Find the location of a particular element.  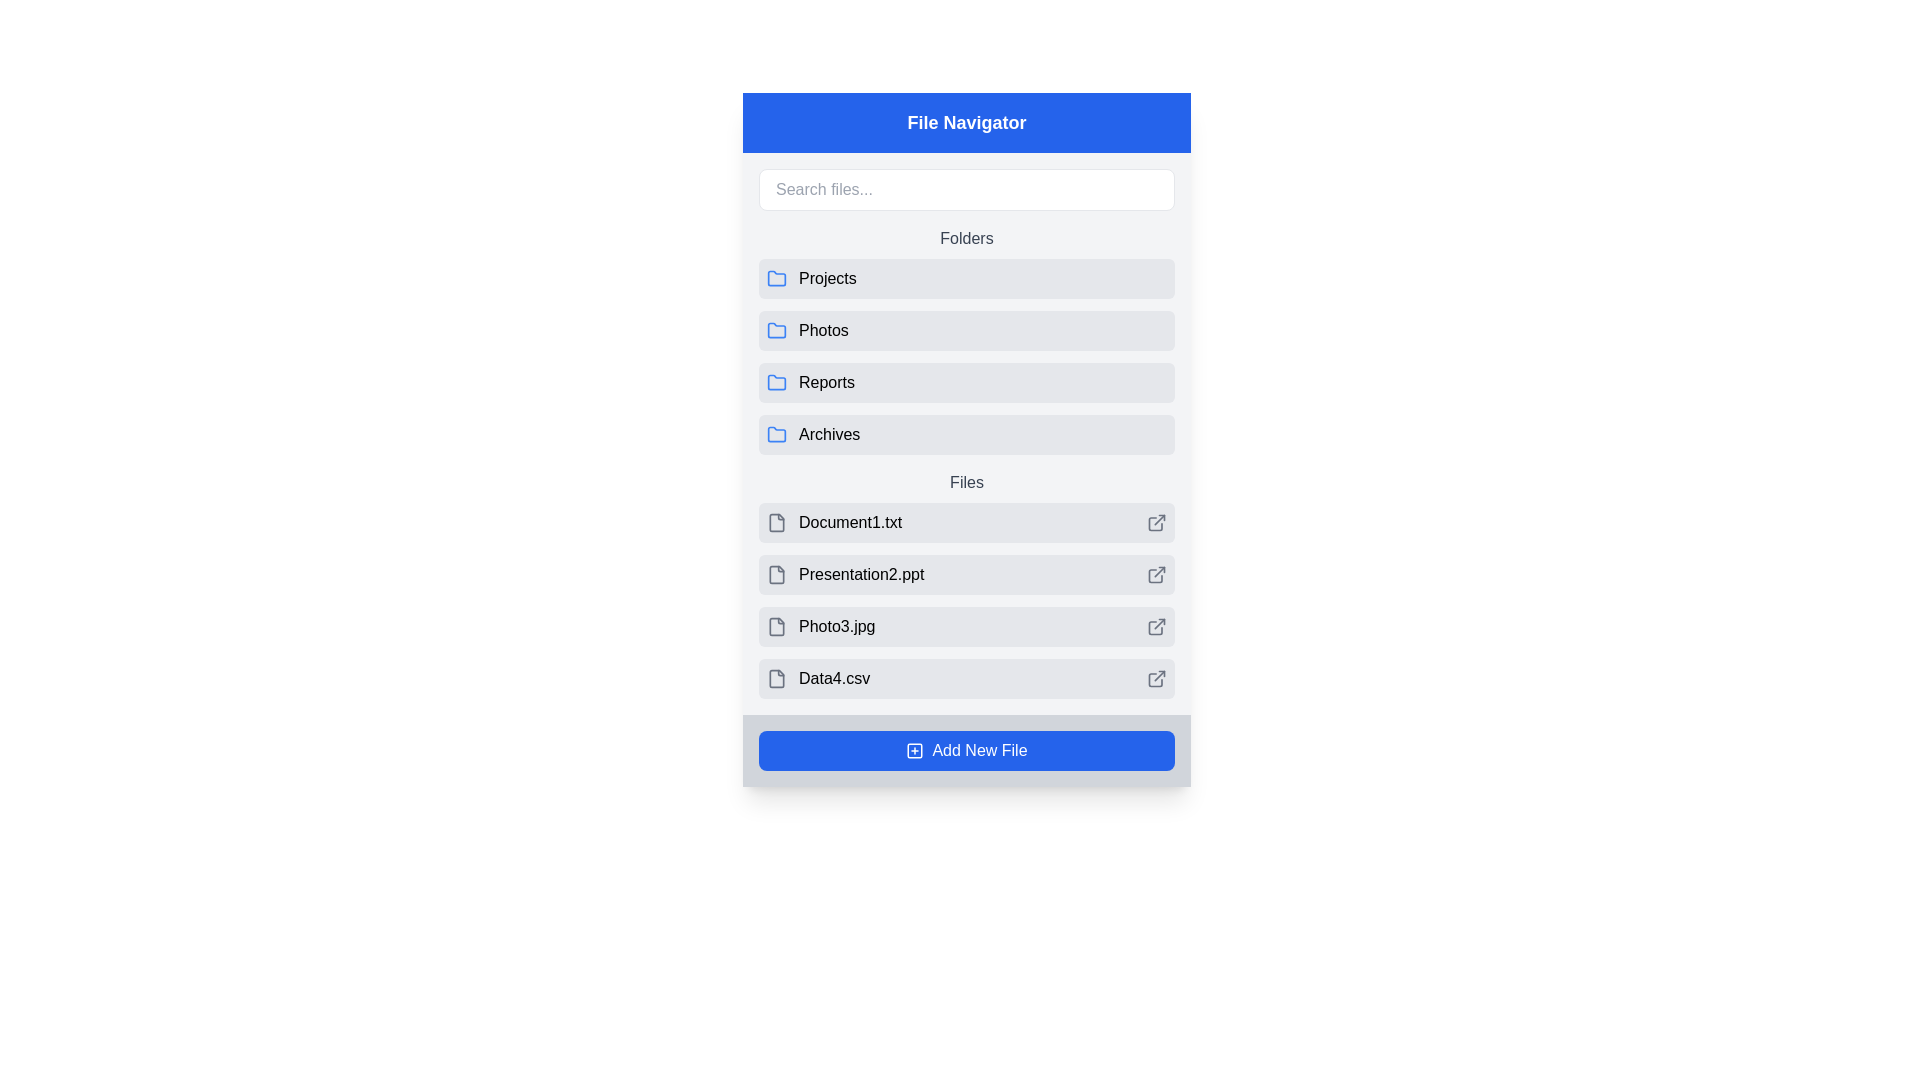

the blue folder icon labeled 'Projects' to interact with it is located at coordinates (776, 278).